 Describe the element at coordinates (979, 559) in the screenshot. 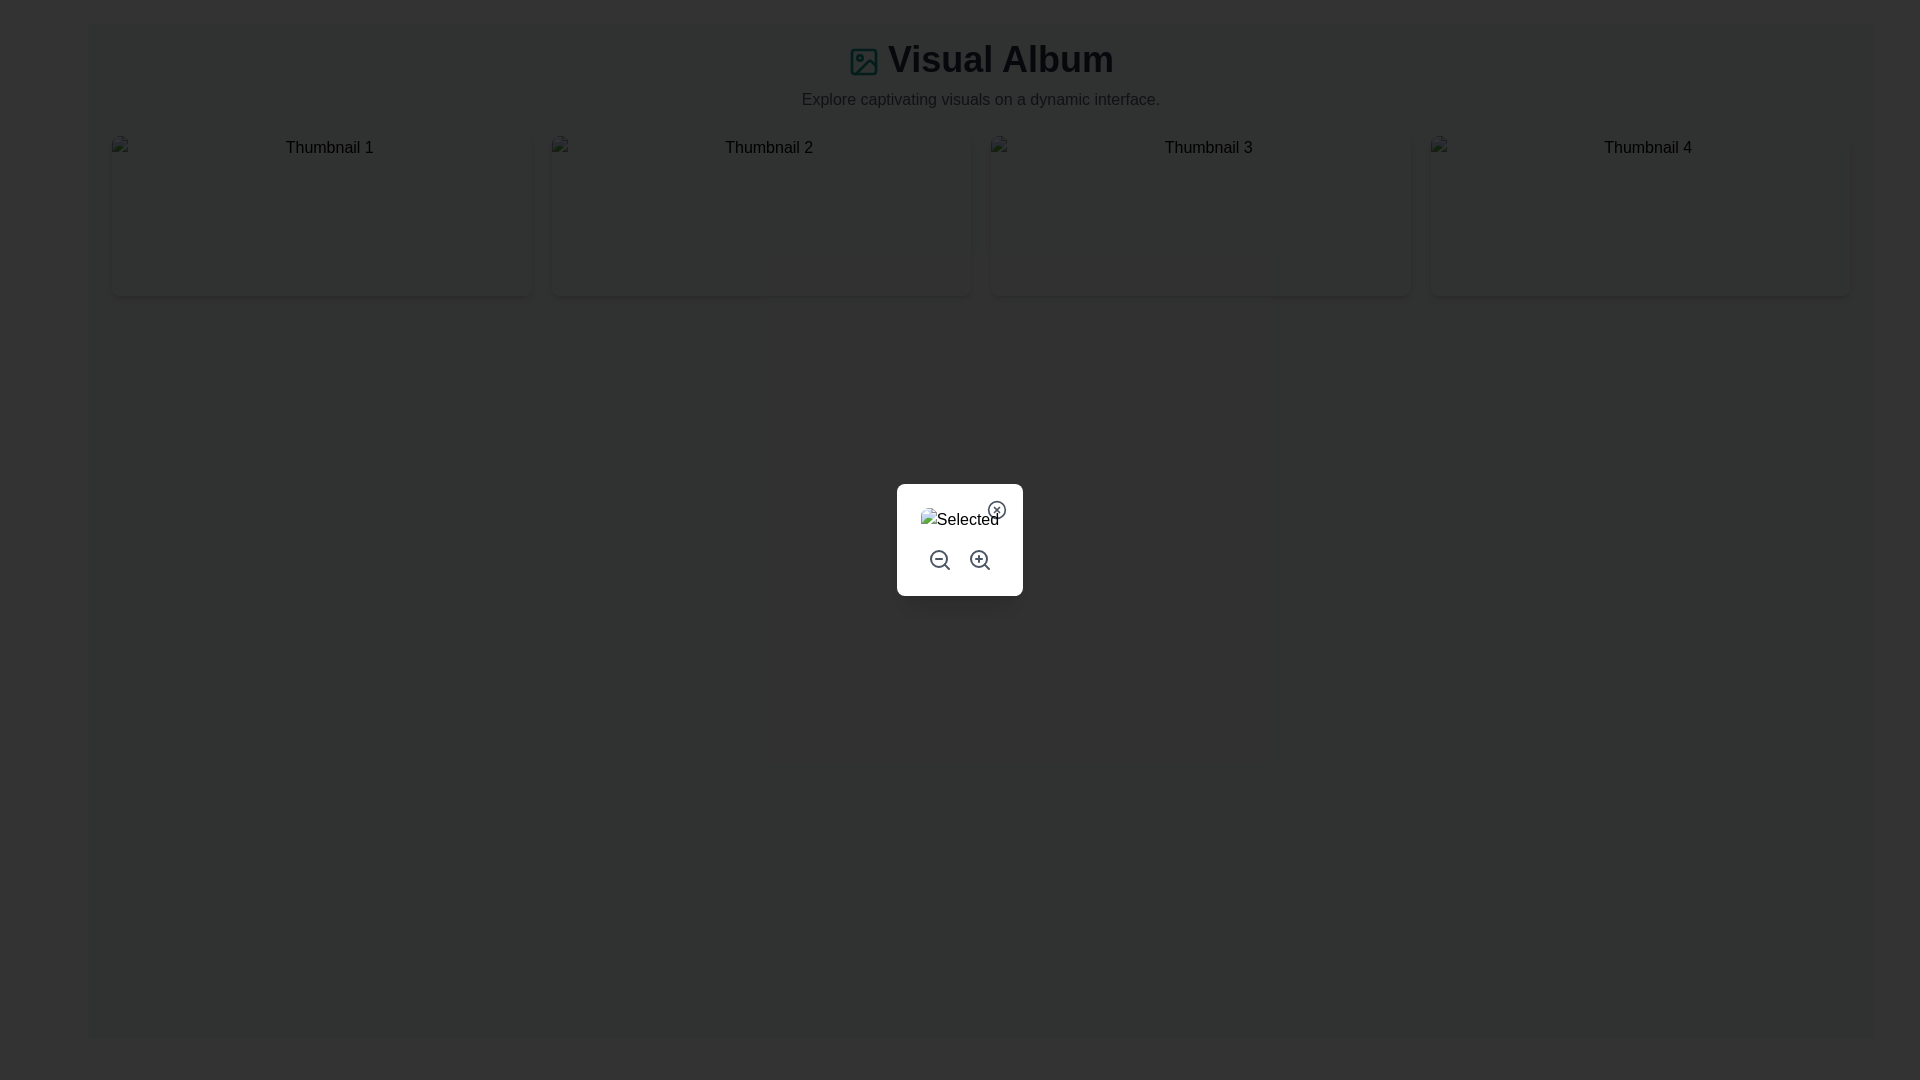

I see `the zoom-in button icon, which is the second icon in a horizontal arrangement of icons, to change its color` at that location.